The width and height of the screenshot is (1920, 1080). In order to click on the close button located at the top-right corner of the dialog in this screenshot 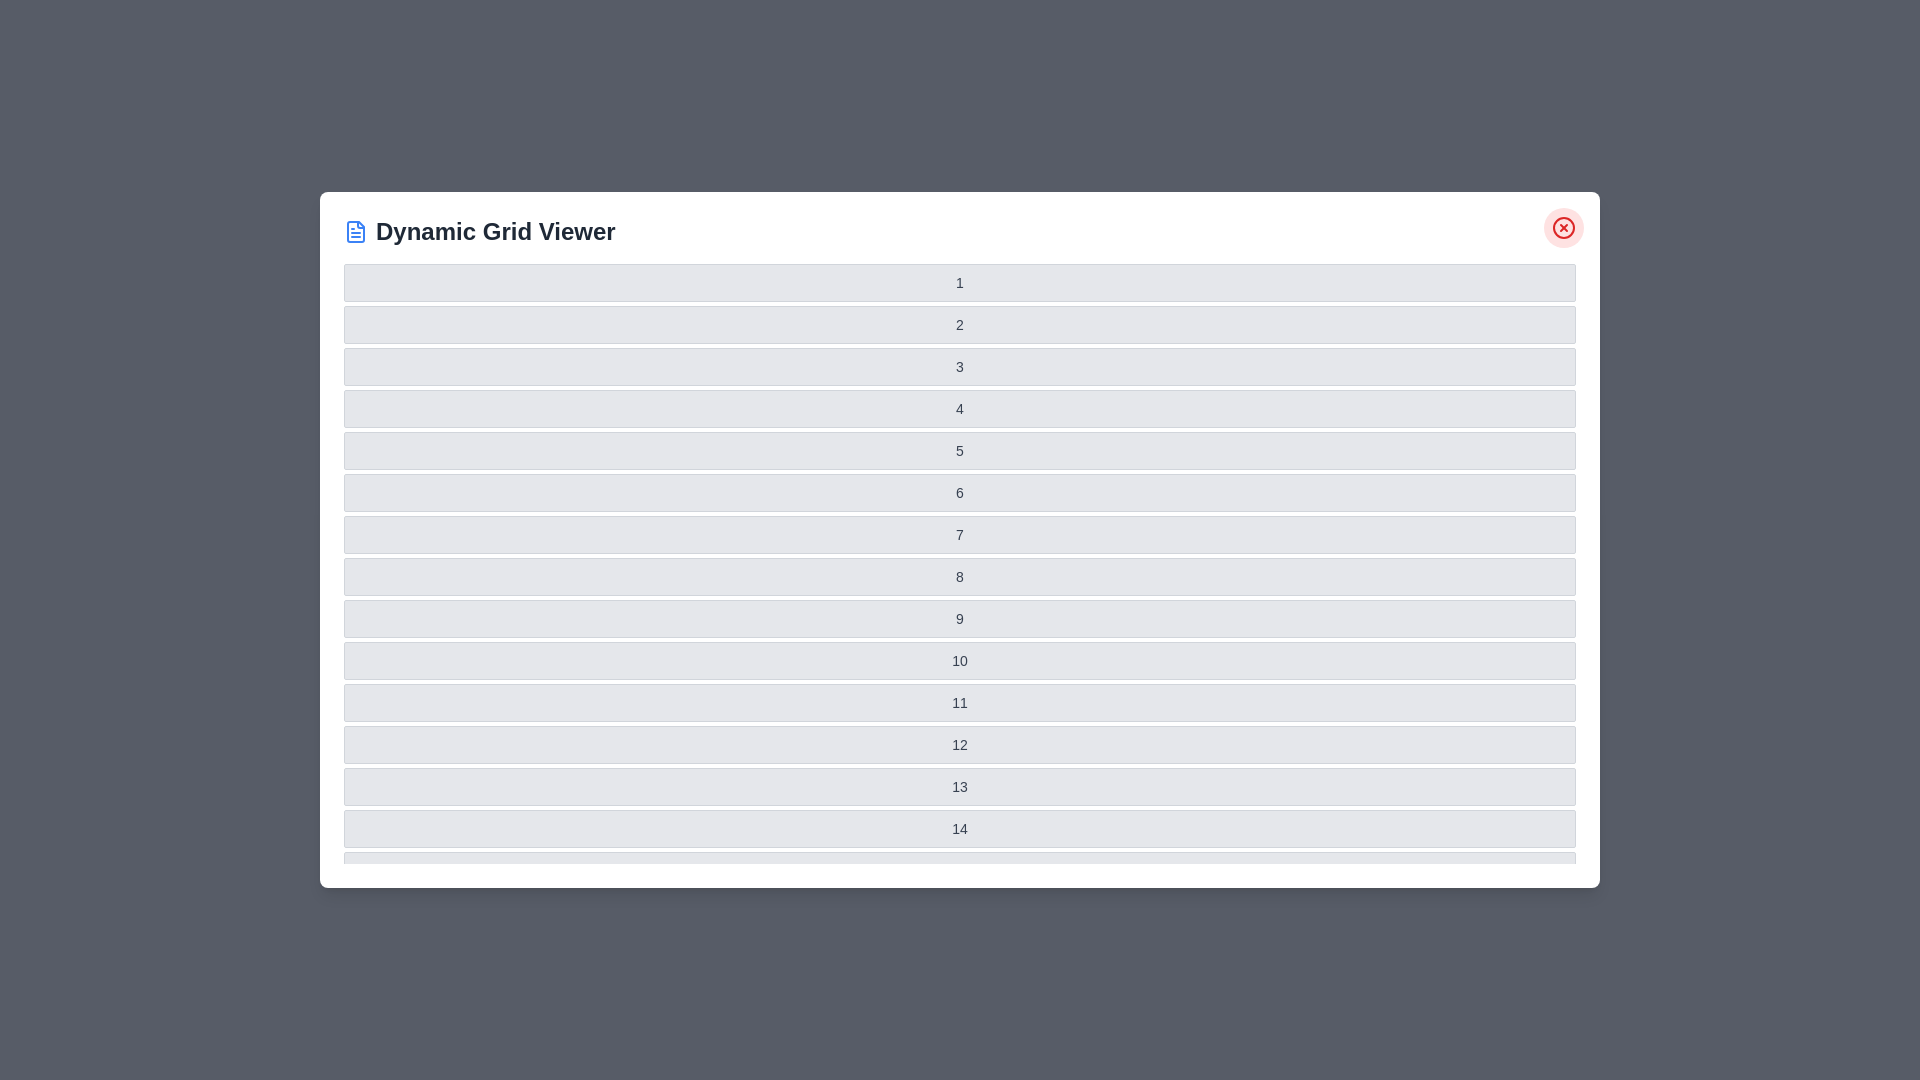, I will do `click(1563, 226)`.